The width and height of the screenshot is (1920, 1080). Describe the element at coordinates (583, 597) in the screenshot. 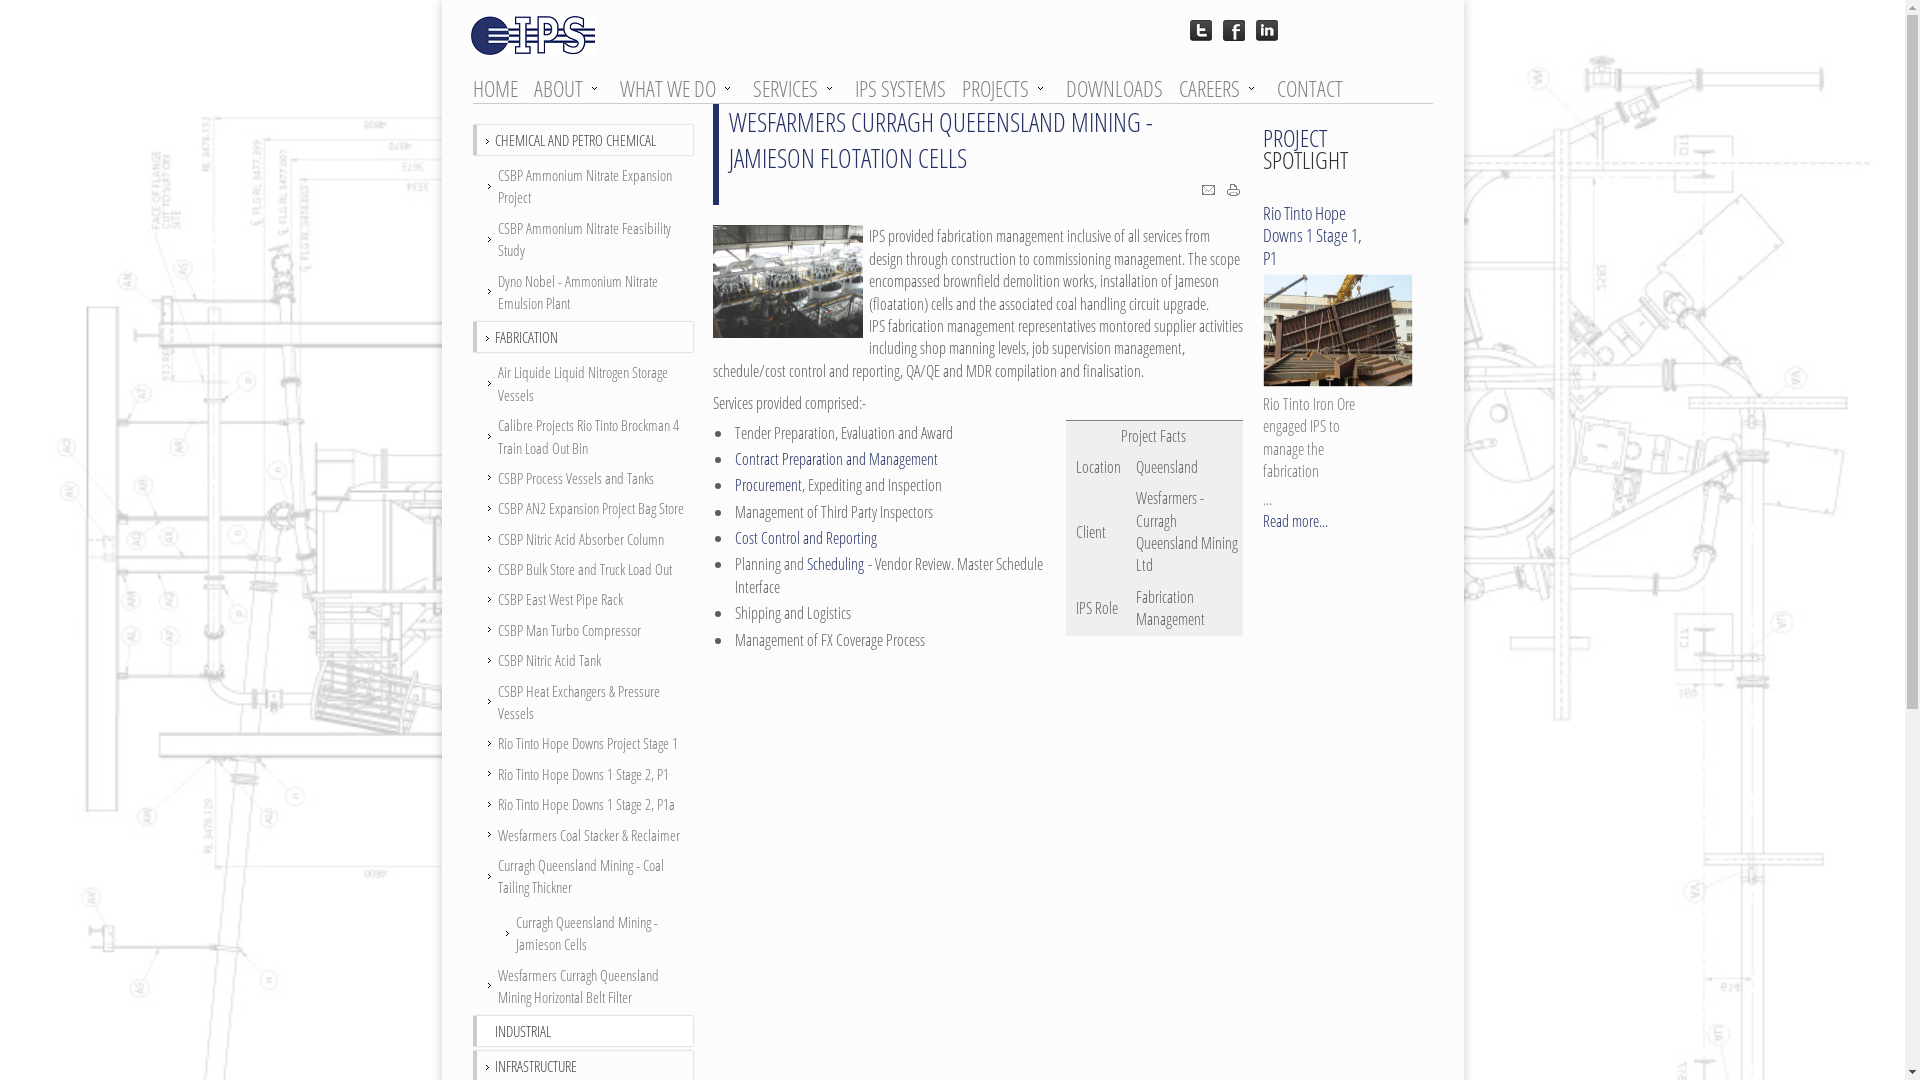

I see `'CSBP East West Pipe Rack'` at that location.